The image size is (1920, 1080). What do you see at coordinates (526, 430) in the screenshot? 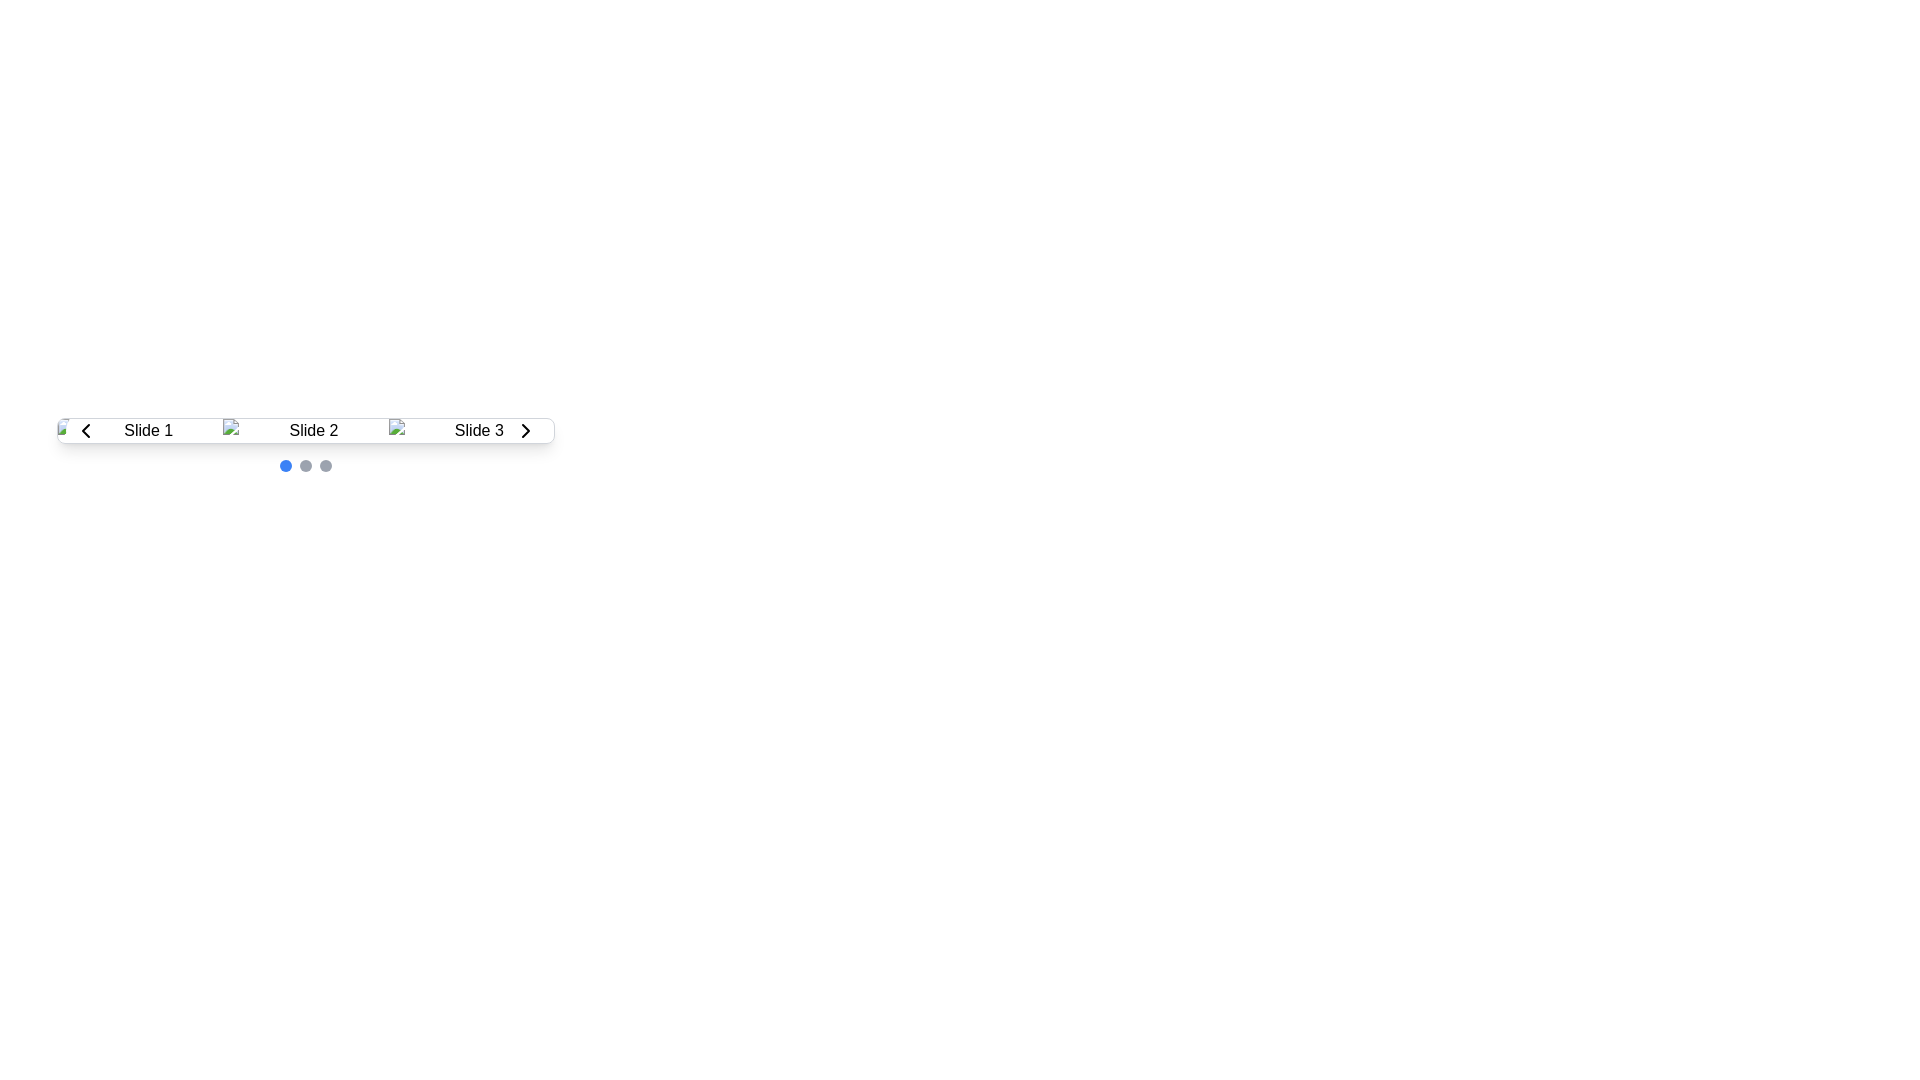
I see `the circular button with a white background and a black right-pointing chevron icon` at bounding box center [526, 430].